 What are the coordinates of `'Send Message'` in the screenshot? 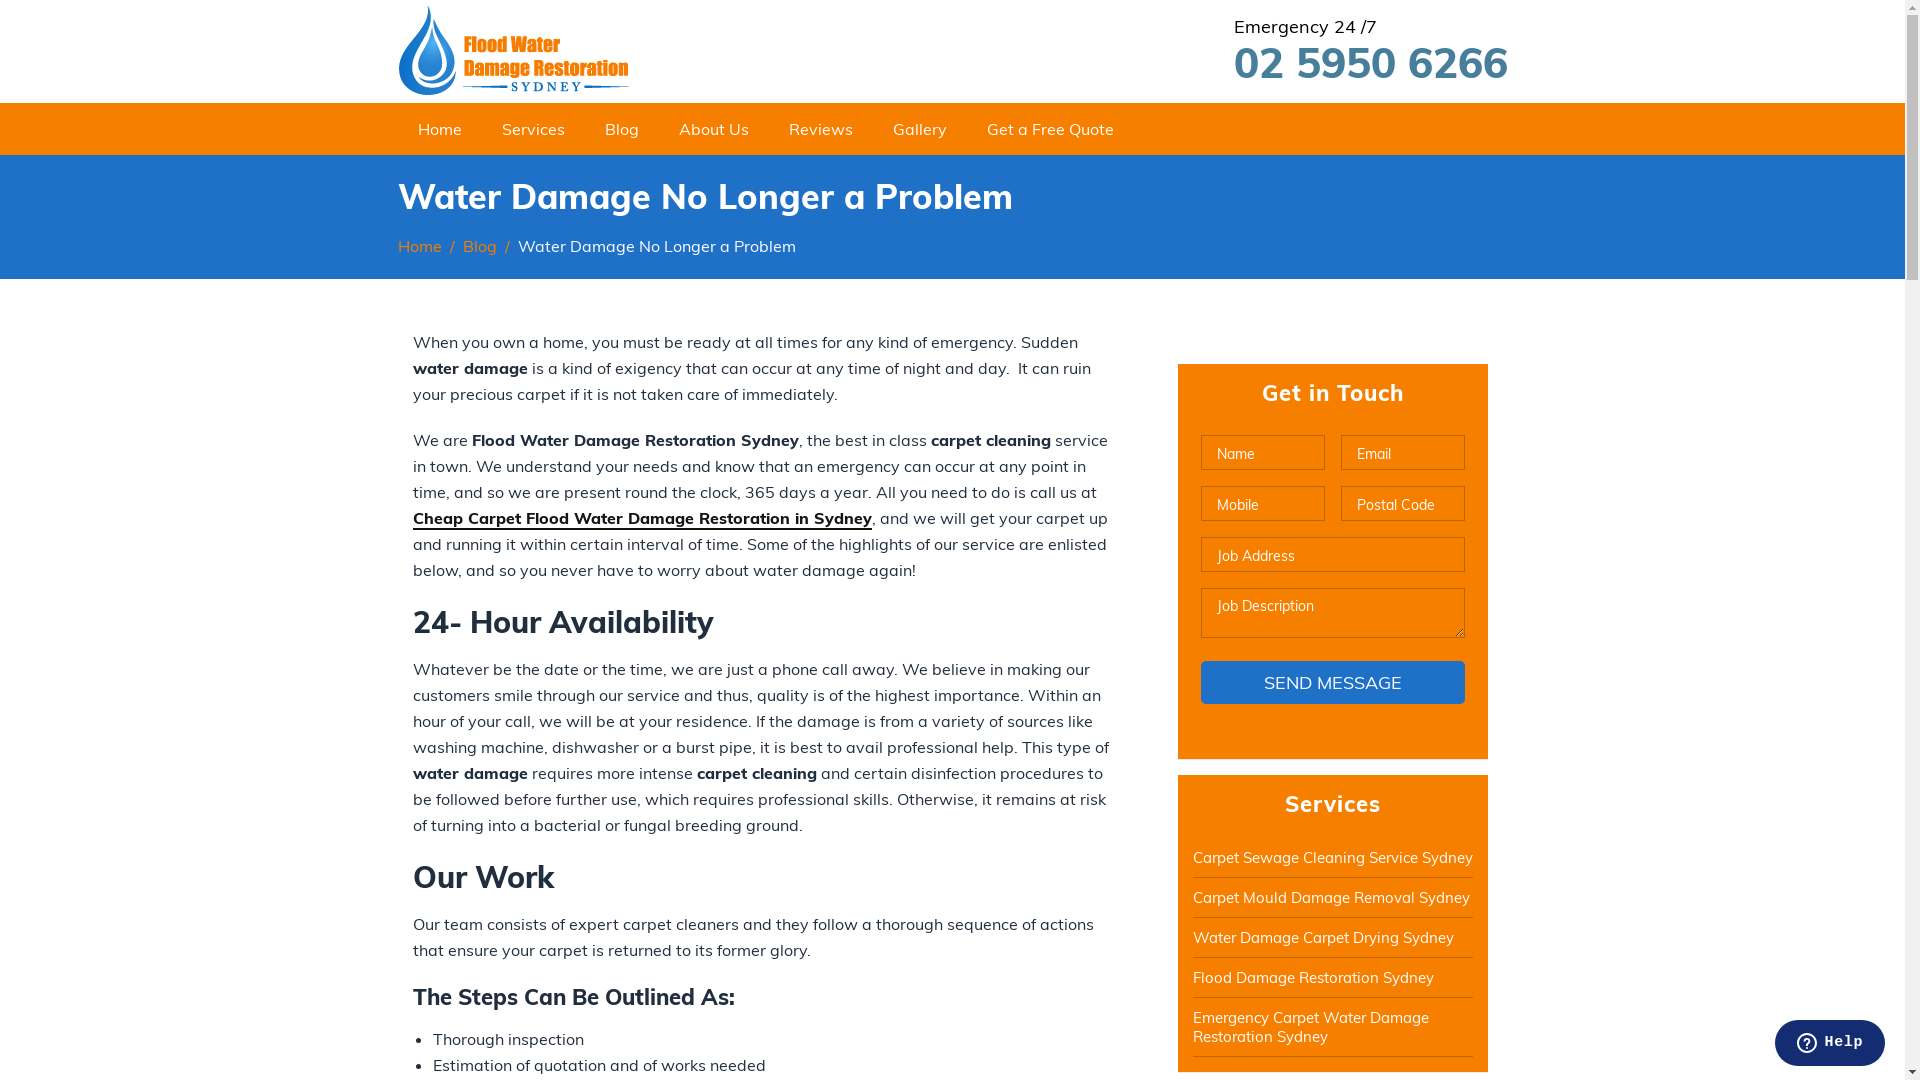 It's located at (1331, 681).